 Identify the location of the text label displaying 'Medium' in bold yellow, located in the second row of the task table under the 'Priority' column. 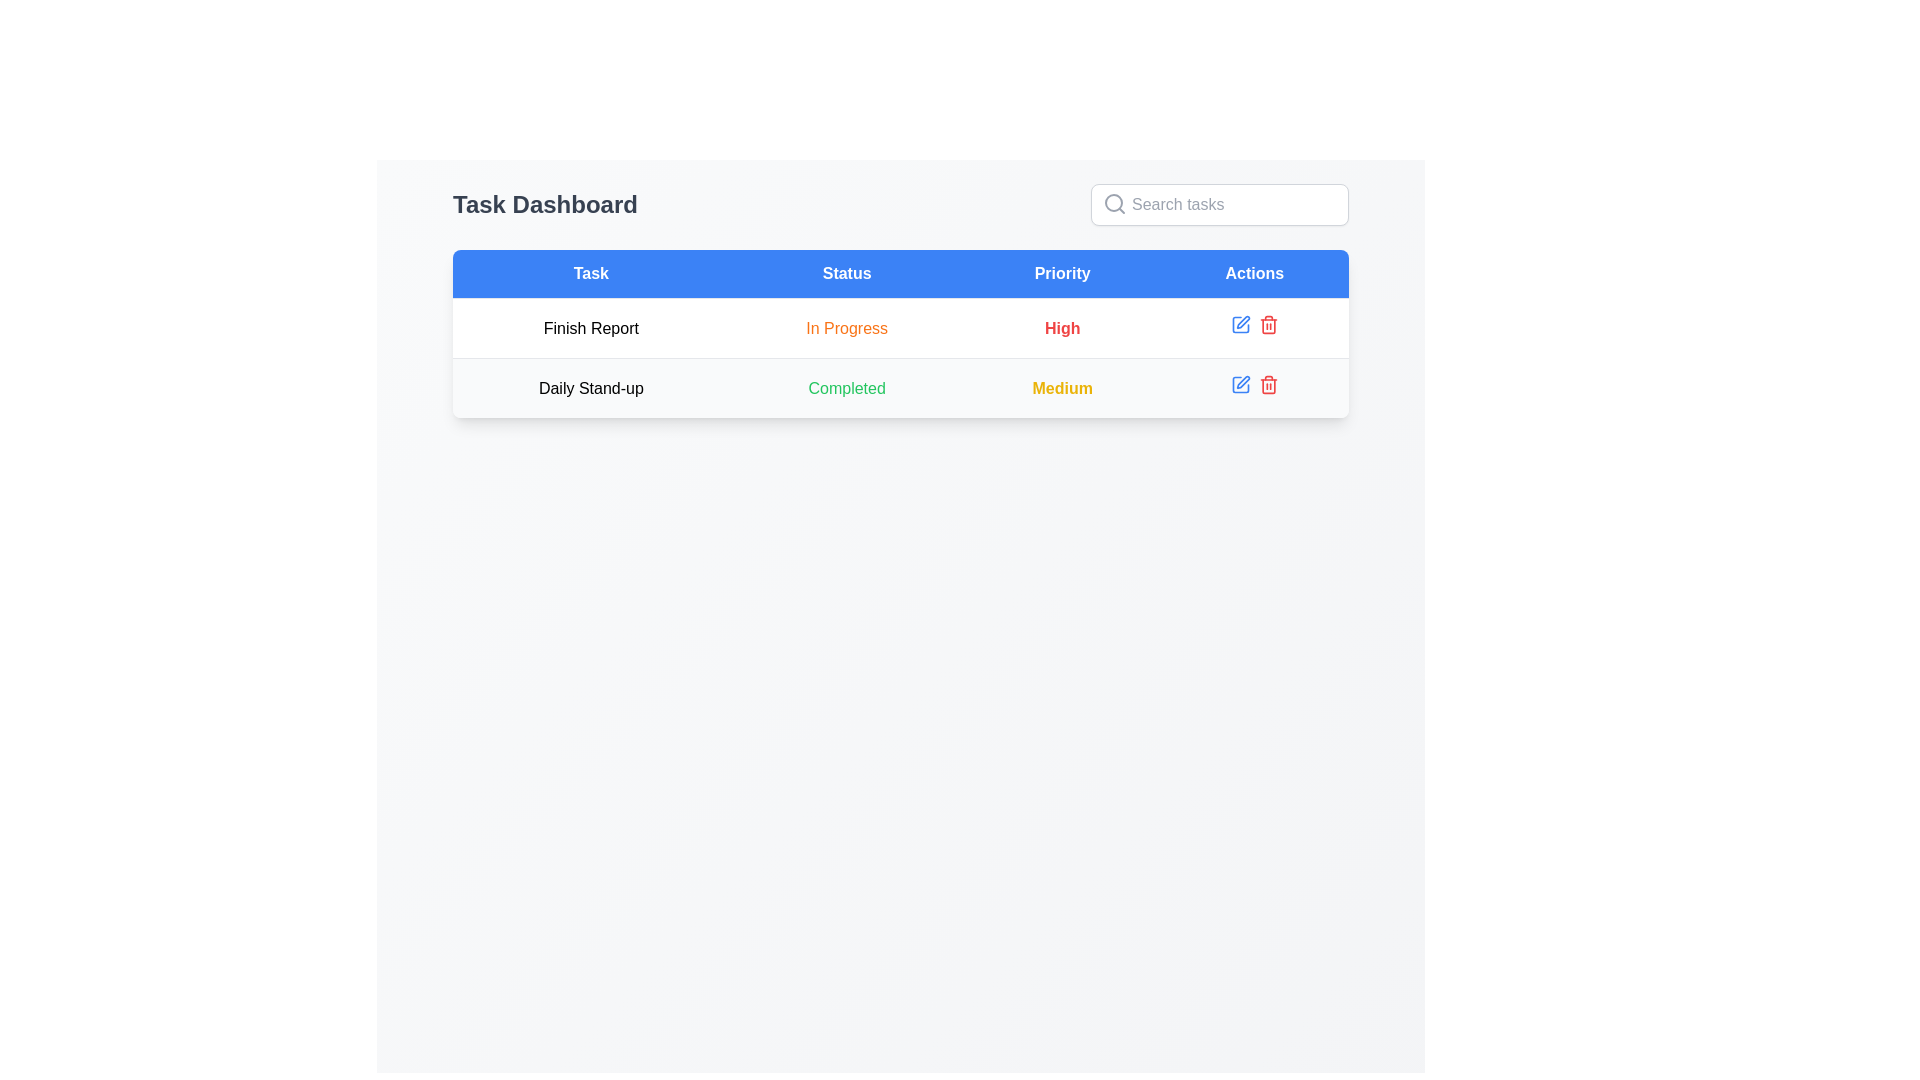
(1061, 388).